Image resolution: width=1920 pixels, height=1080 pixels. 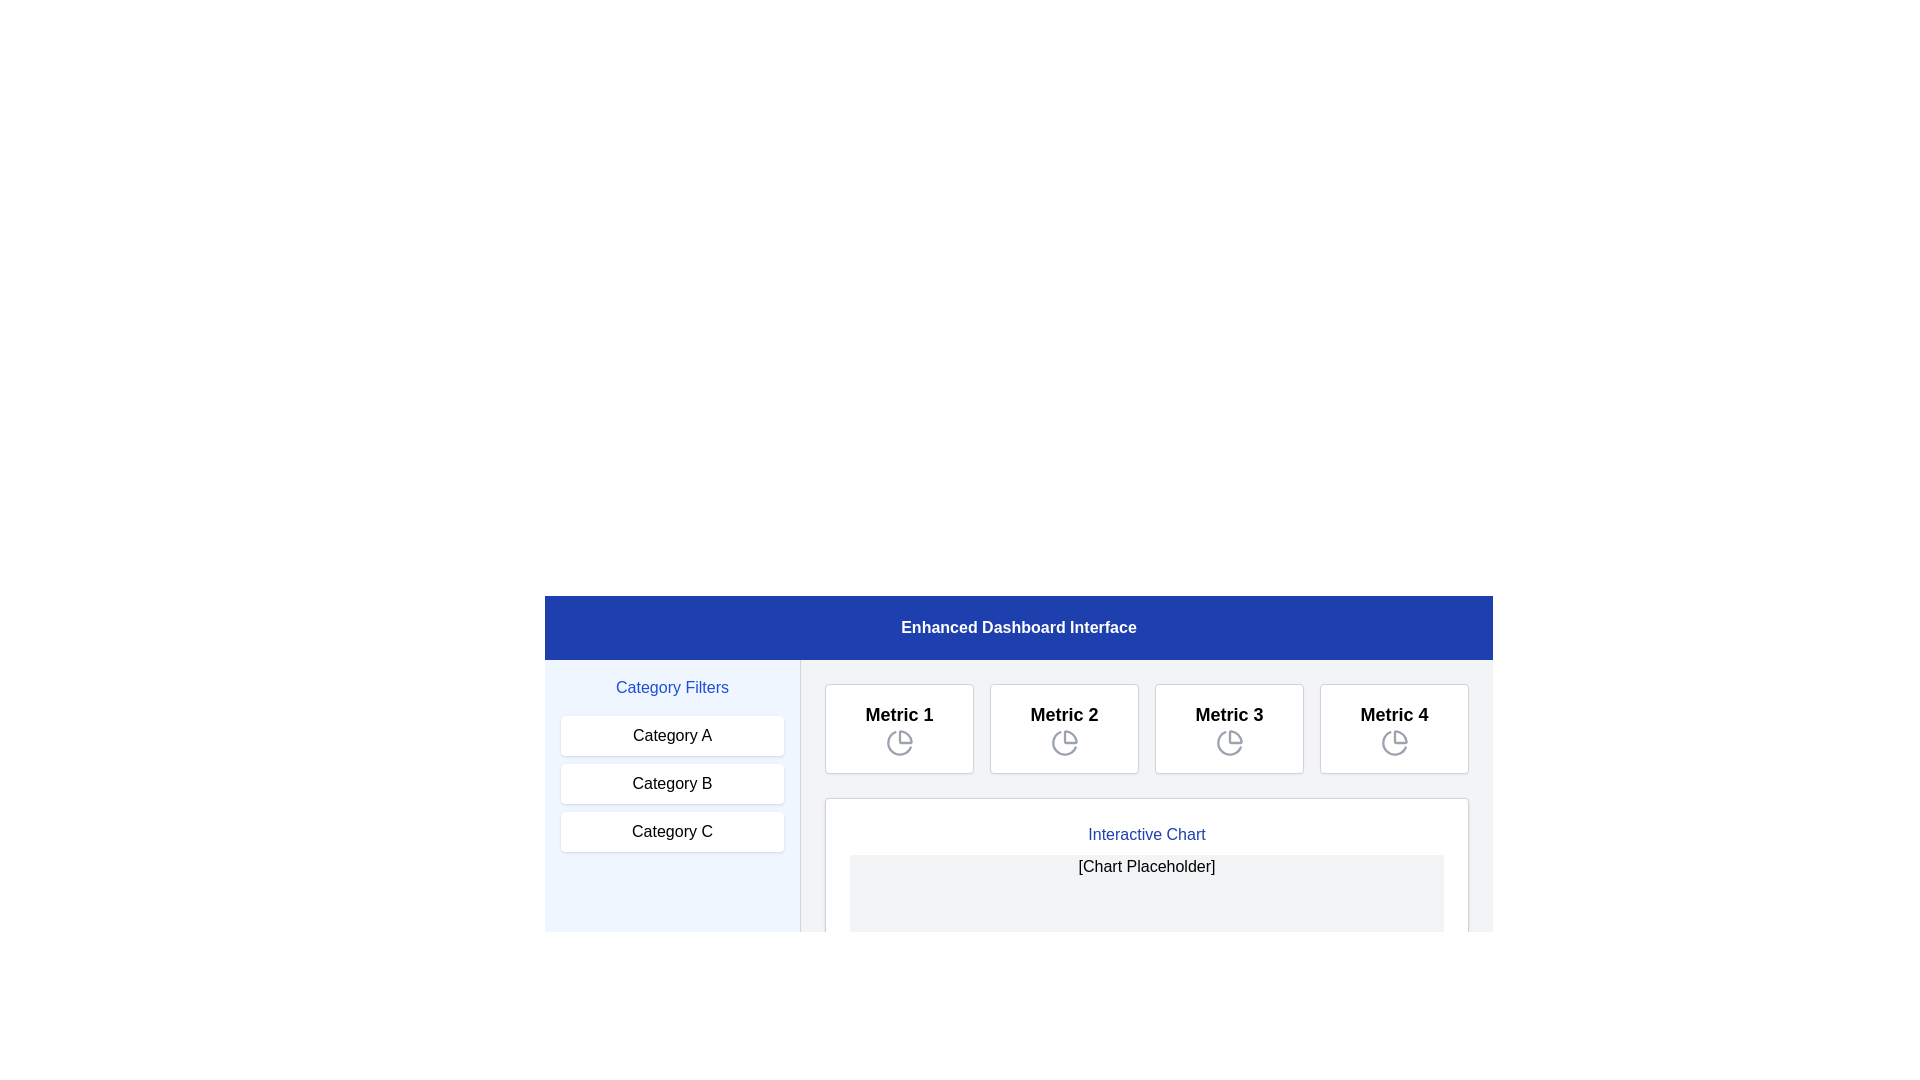 I want to click on text from the 'Metric 1' label, which is a bold and enlarged font text located at the top of the first card in a series of metrics, so click(x=898, y=713).